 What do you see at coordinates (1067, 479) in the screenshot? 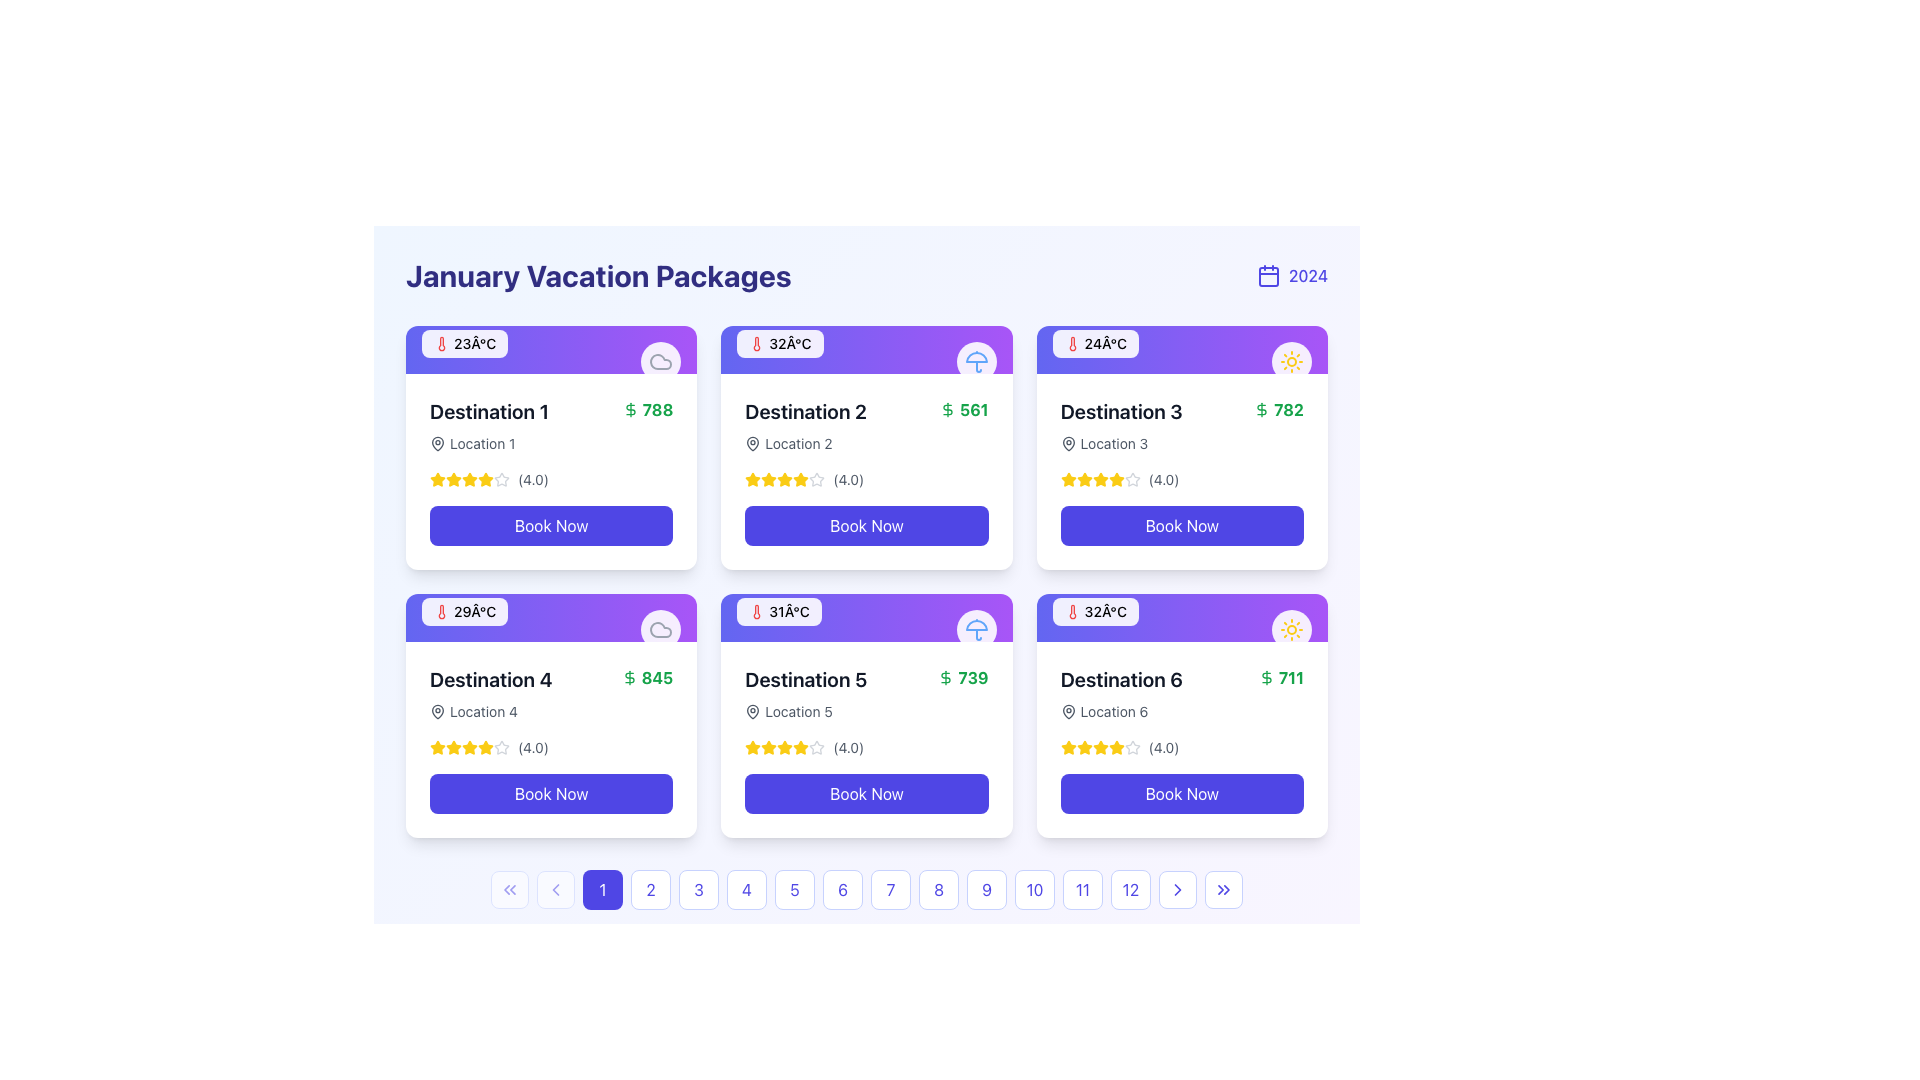
I see `the yellow star icon located in the rating section of the 'Destination 3' vacation package card to interact with the rating` at bounding box center [1067, 479].